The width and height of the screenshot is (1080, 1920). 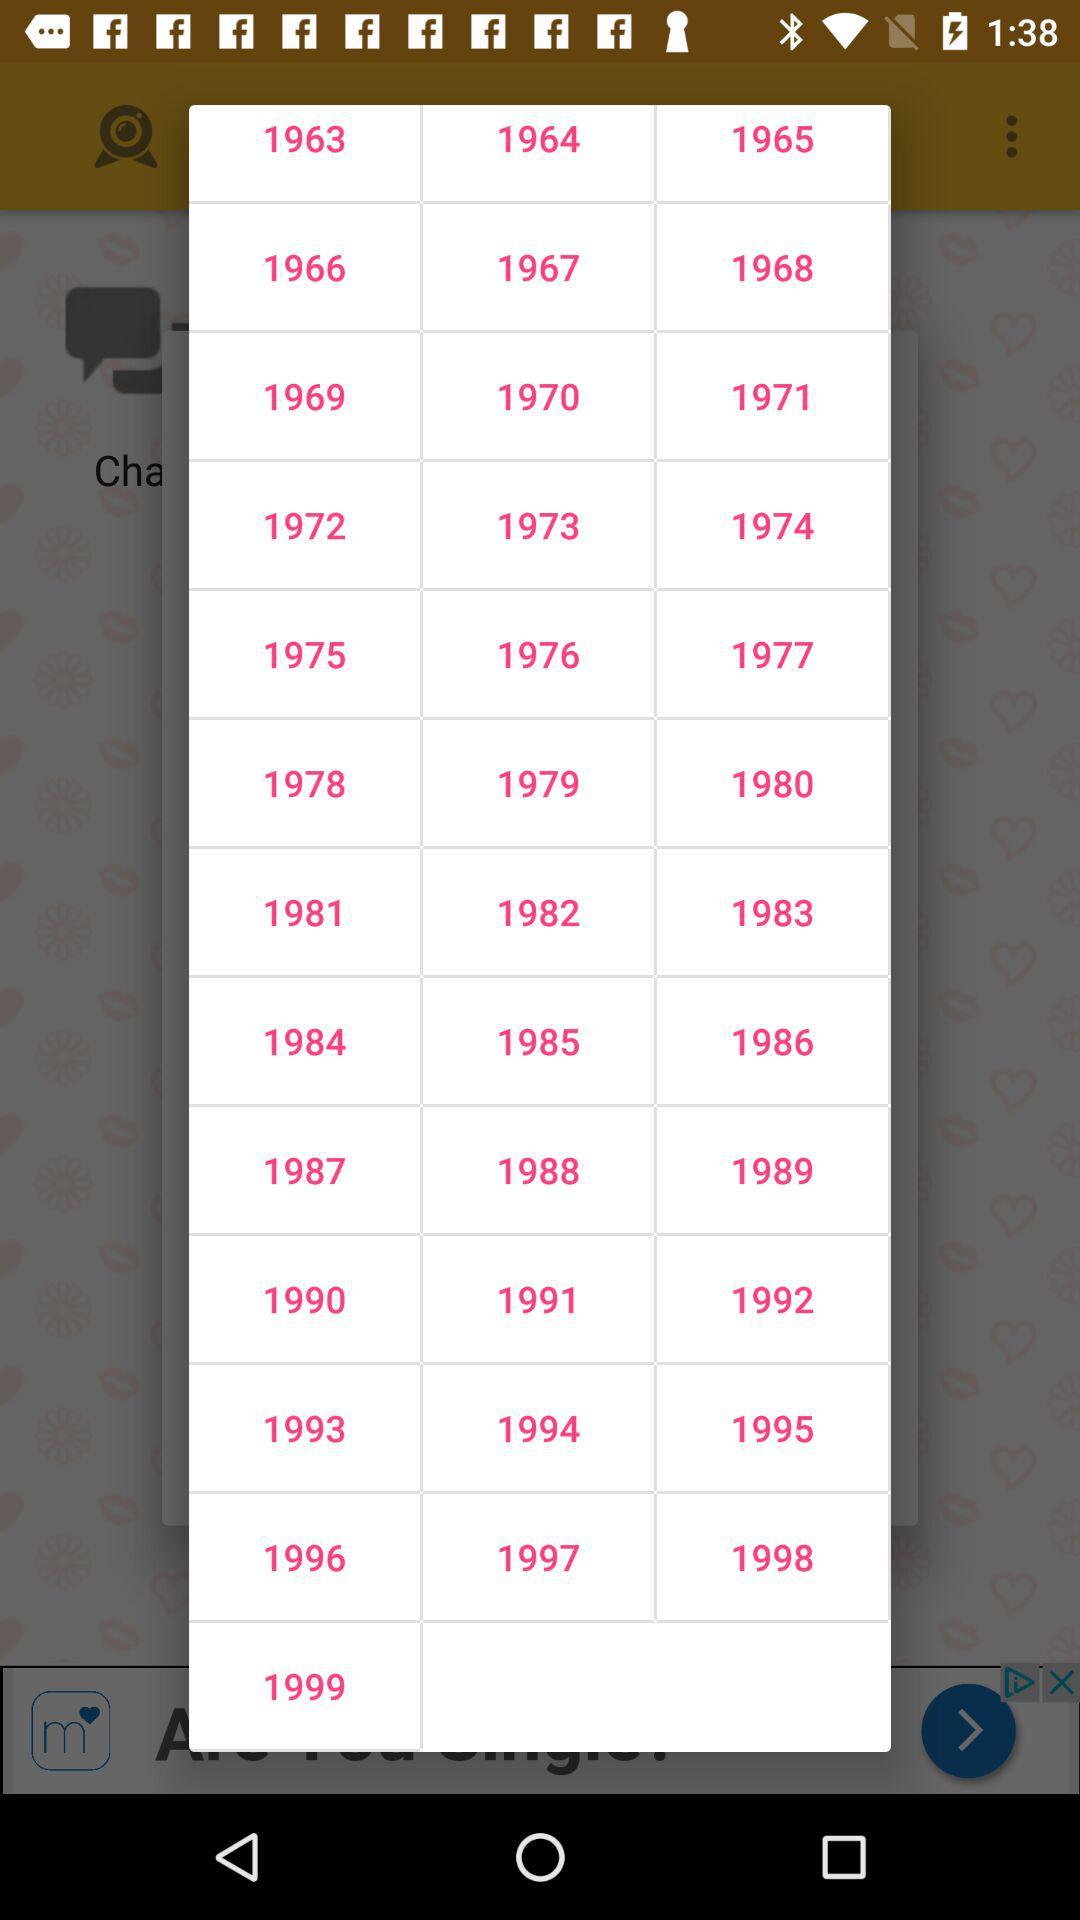 What do you see at coordinates (537, 1170) in the screenshot?
I see `1988 icon` at bounding box center [537, 1170].